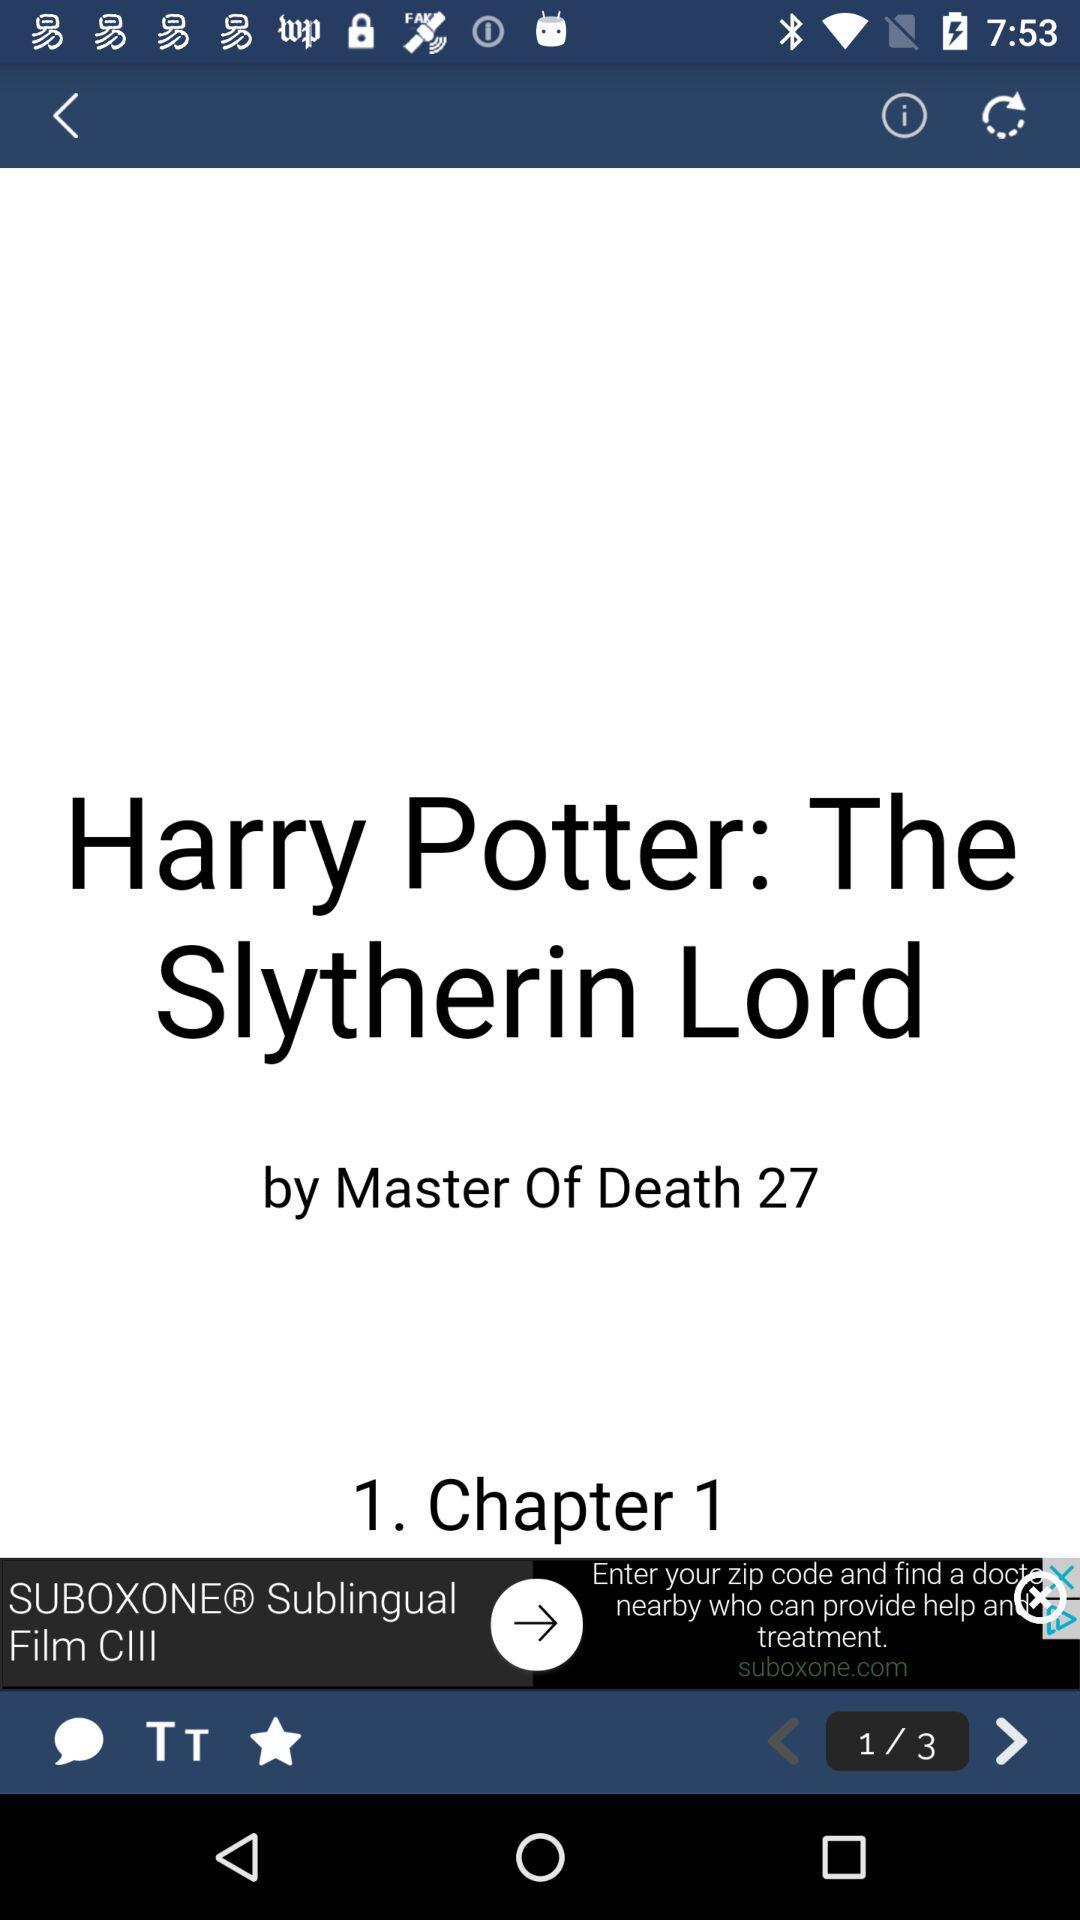  Describe the element at coordinates (540, 1623) in the screenshot. I see `previous` at that location.